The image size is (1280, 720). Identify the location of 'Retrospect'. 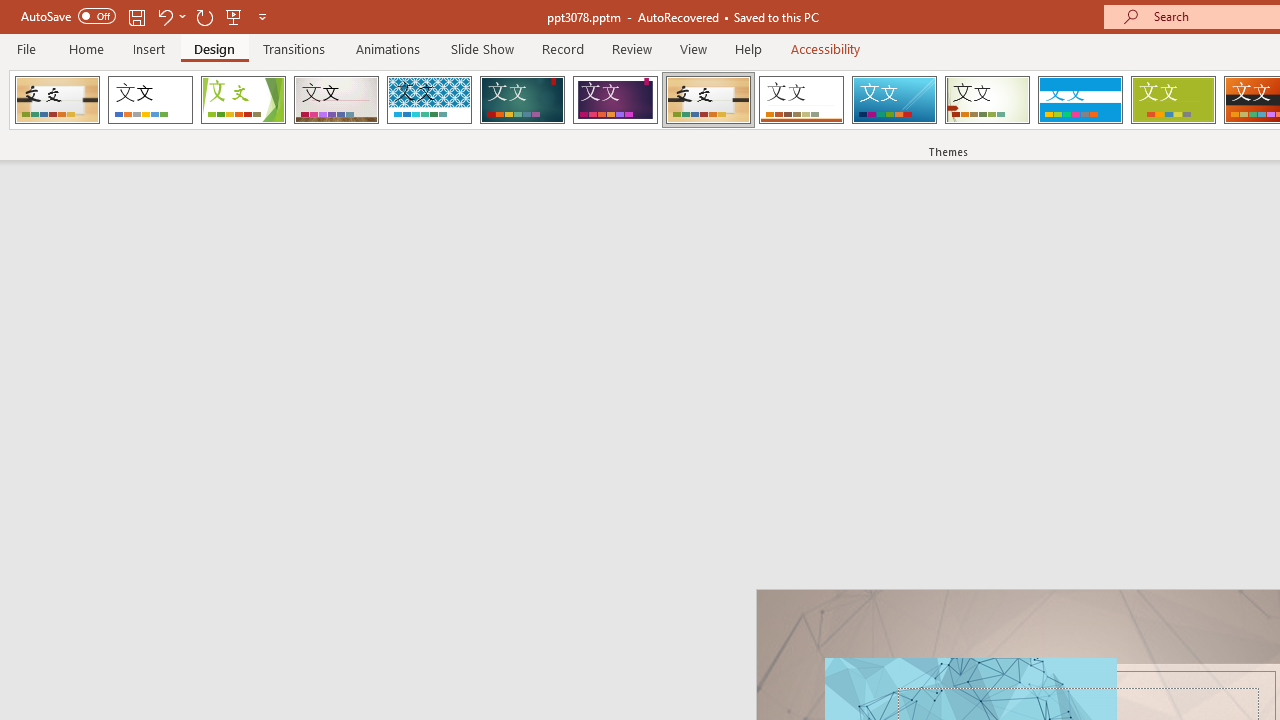
(801, 100).